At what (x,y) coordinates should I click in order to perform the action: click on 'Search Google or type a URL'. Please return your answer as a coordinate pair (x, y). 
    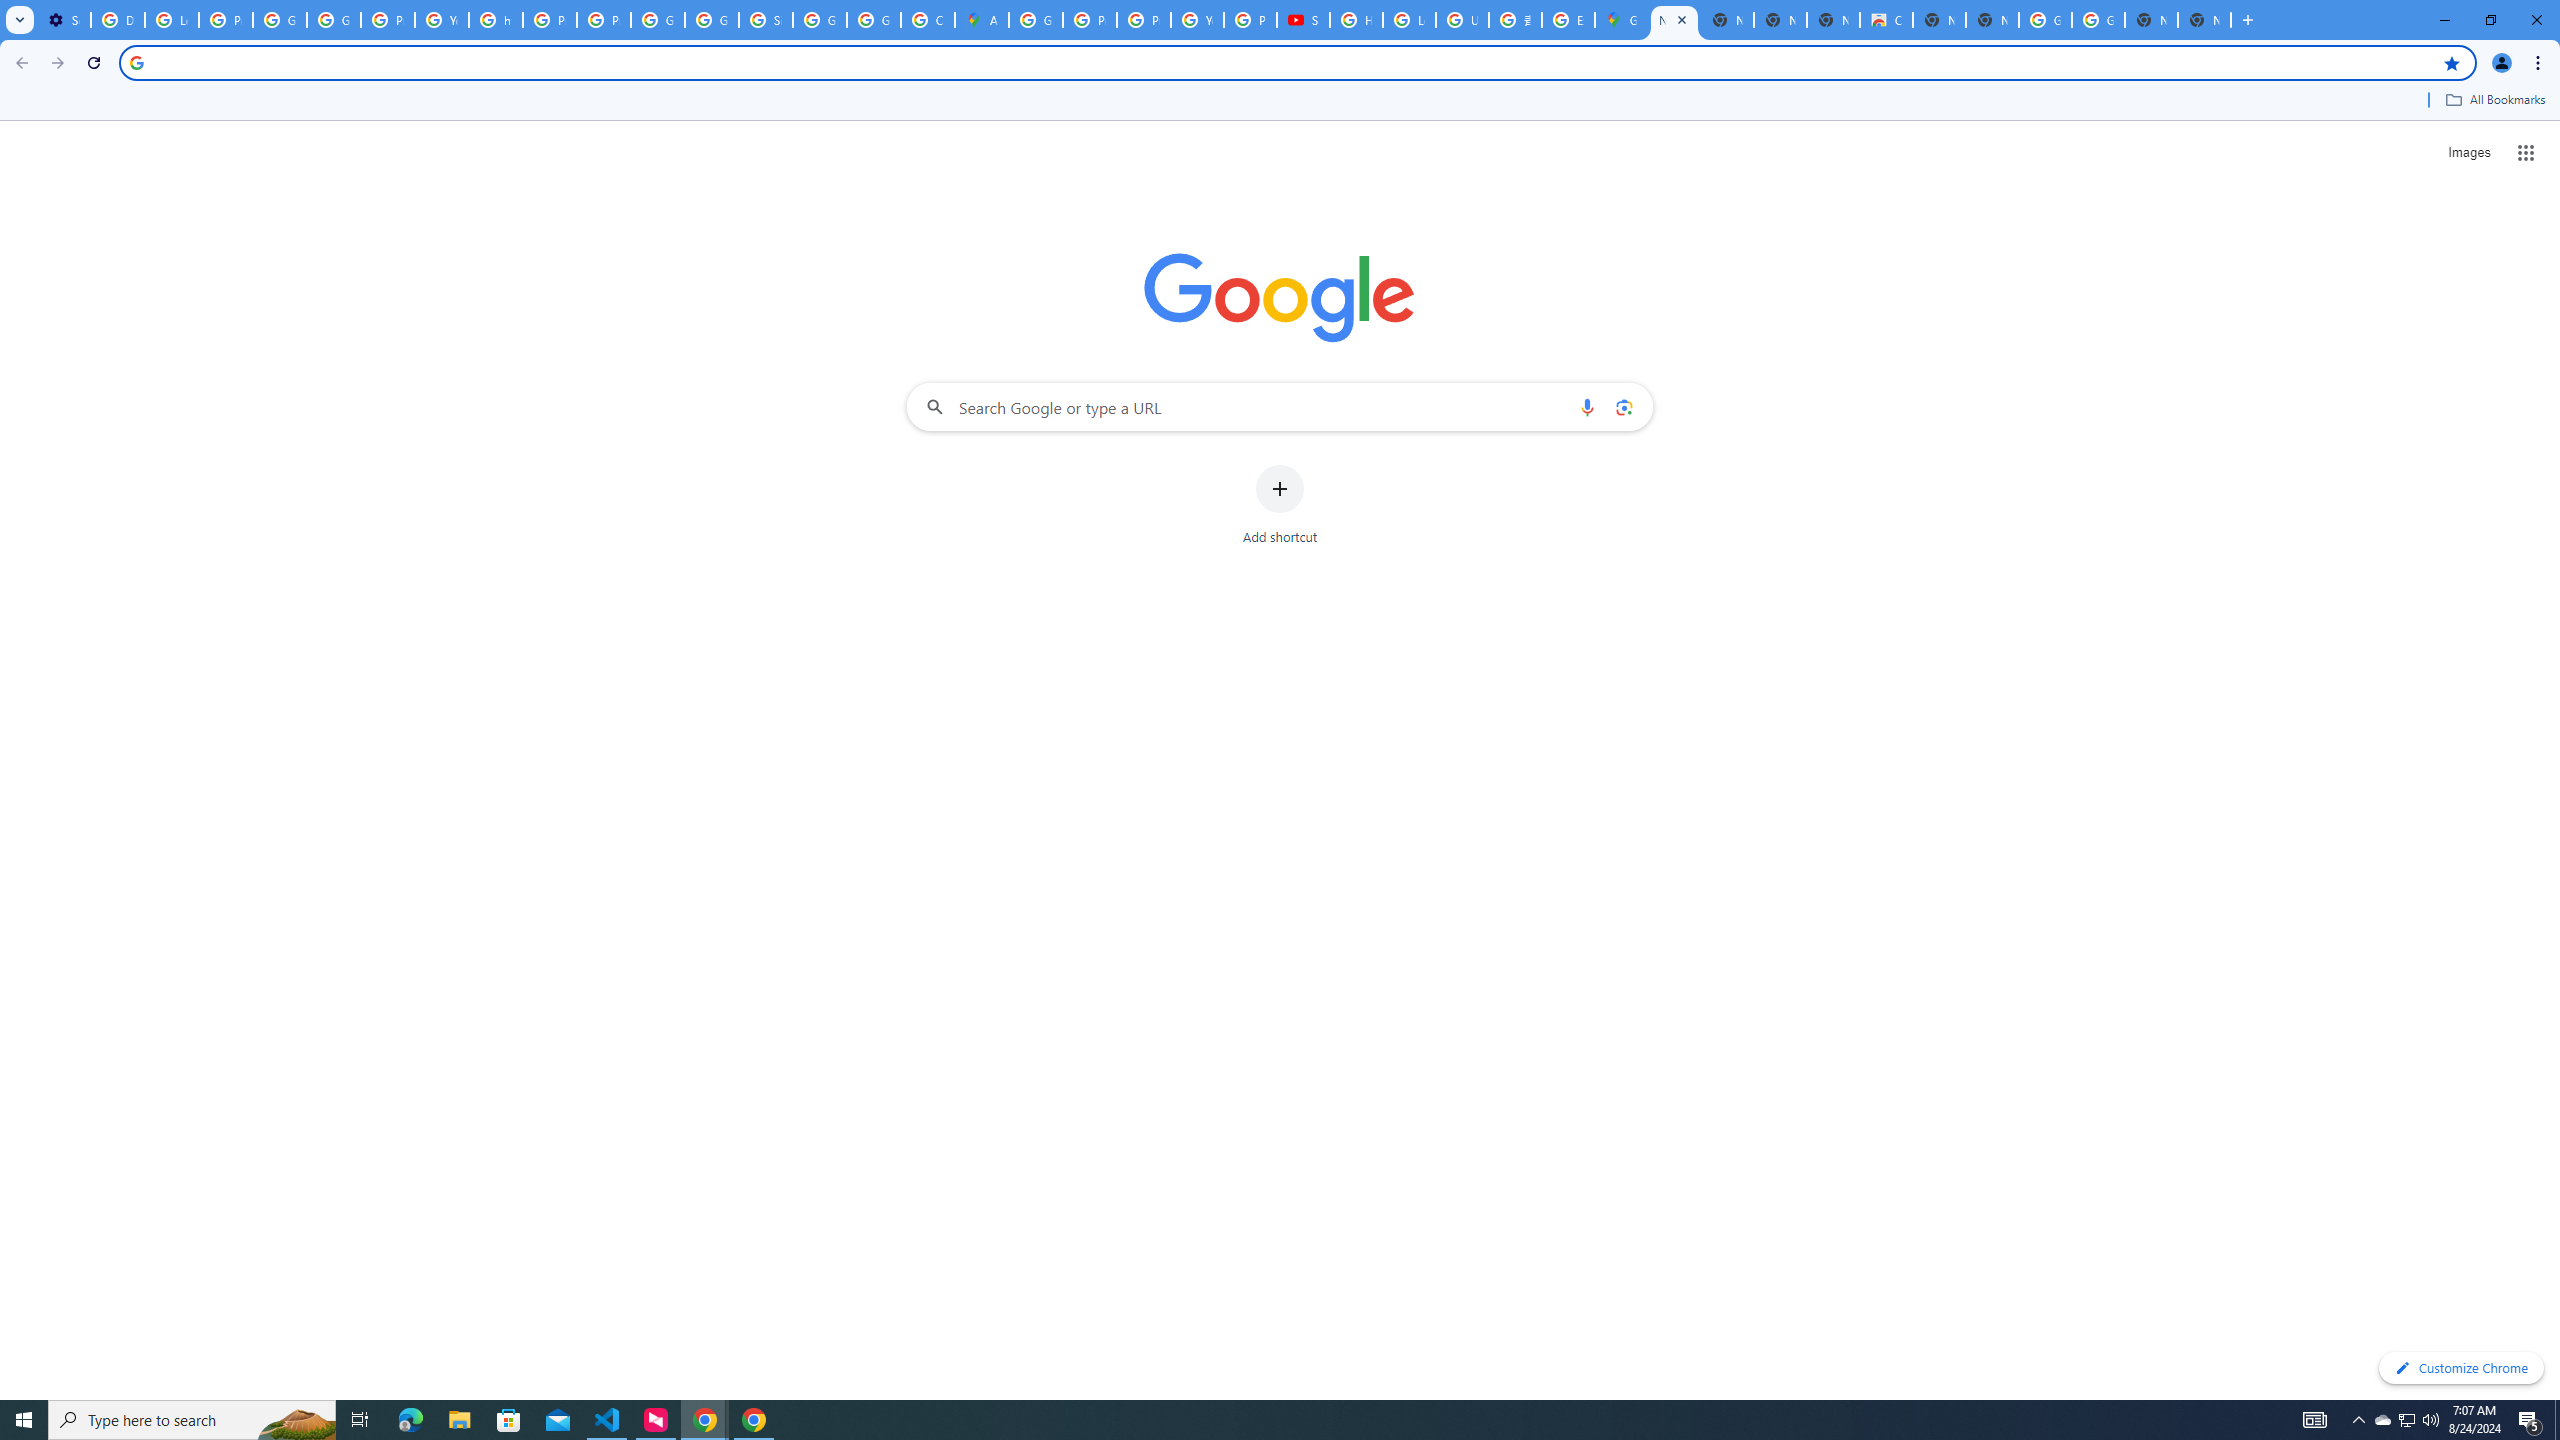
    Looking at the image, I should click on (1280, 405).